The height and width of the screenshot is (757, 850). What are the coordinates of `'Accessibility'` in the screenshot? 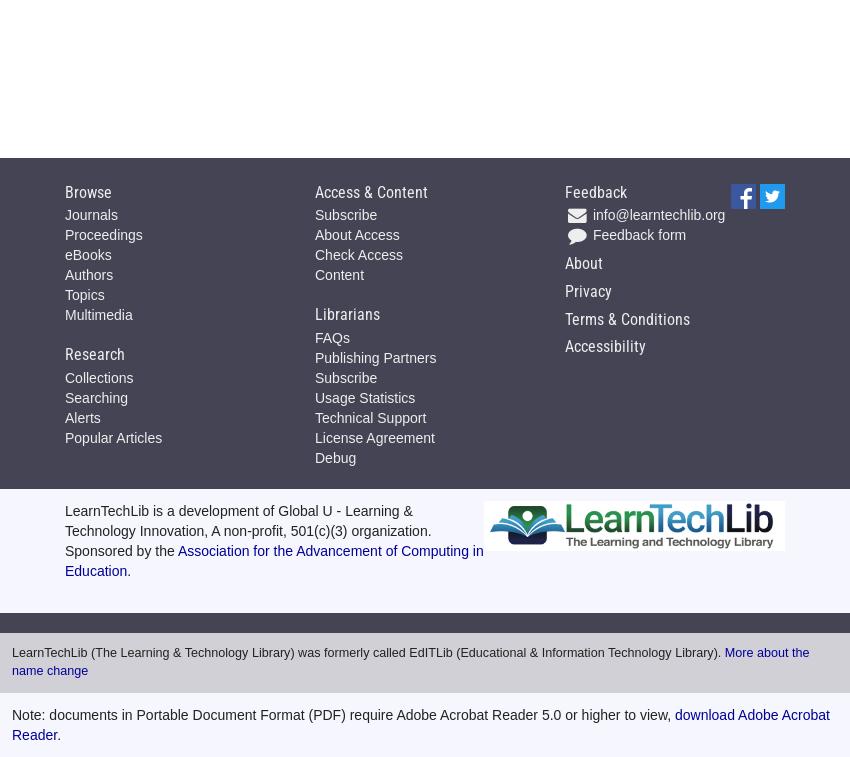 It's located at (604, 345).